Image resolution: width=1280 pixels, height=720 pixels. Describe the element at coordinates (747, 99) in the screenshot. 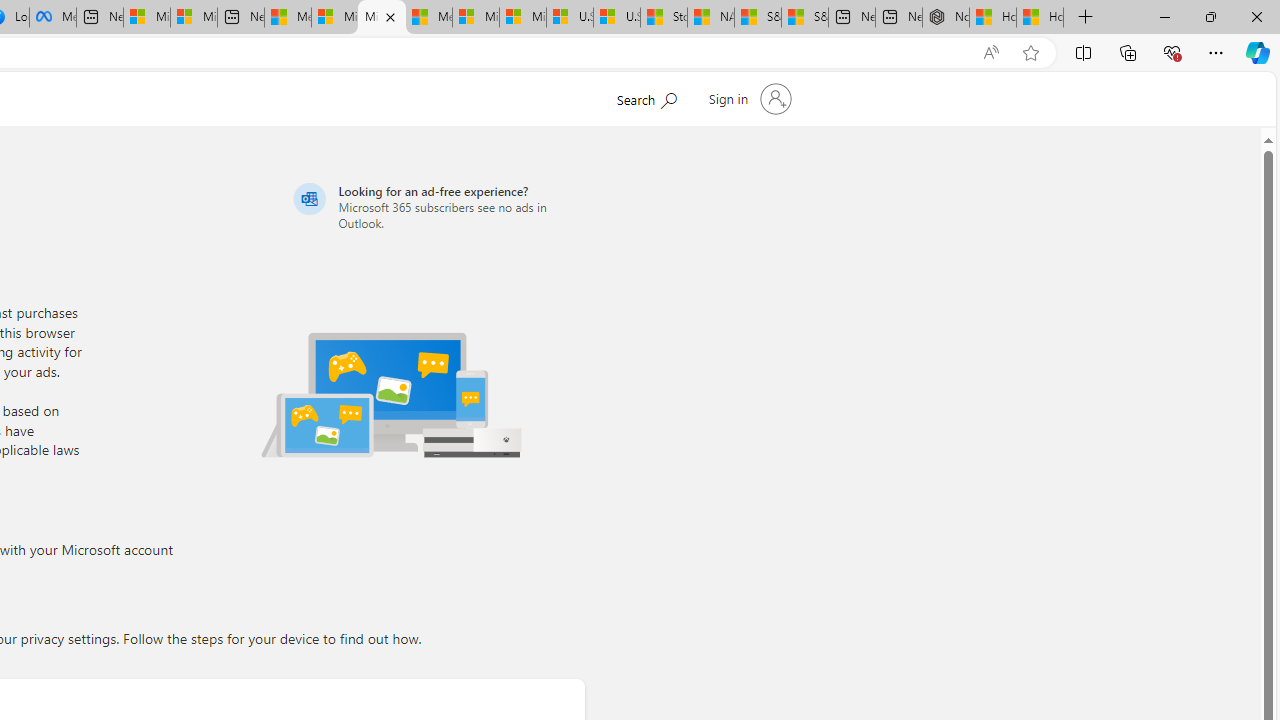

I see `'Sign in to your account'` at that location.